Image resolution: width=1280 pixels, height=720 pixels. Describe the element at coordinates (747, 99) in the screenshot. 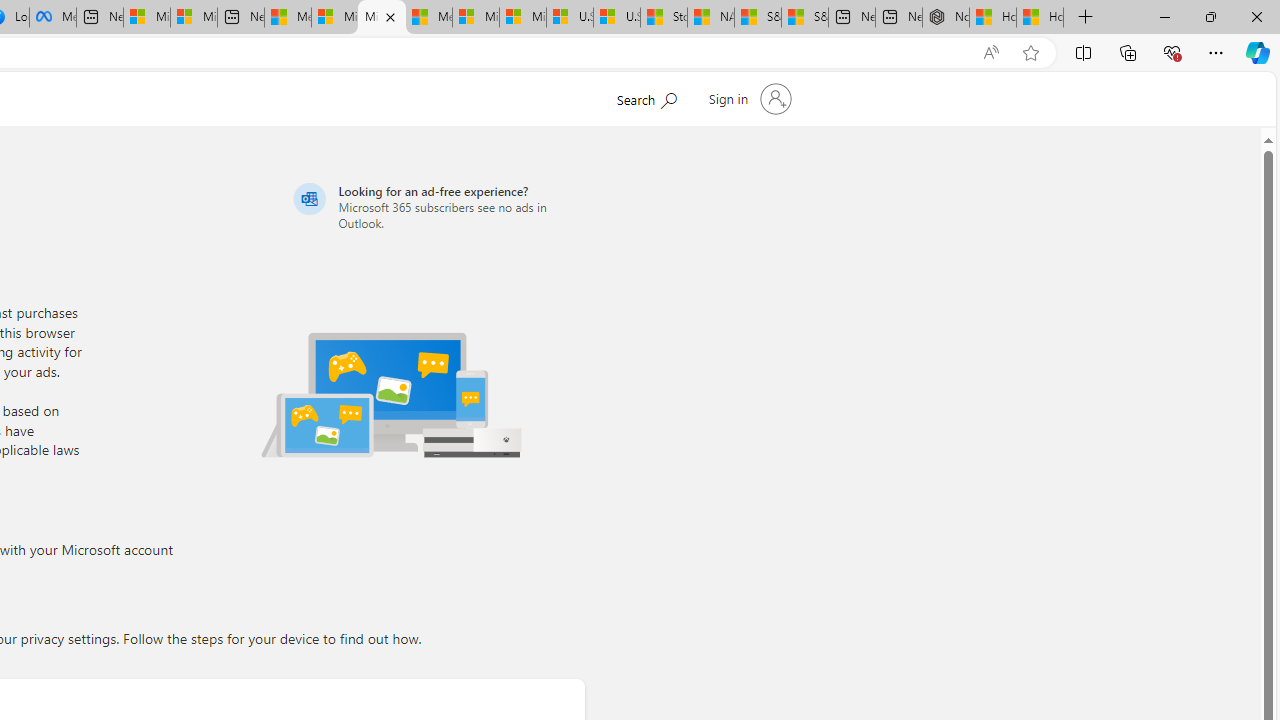

I see `'Sign in to your account'` at that location.